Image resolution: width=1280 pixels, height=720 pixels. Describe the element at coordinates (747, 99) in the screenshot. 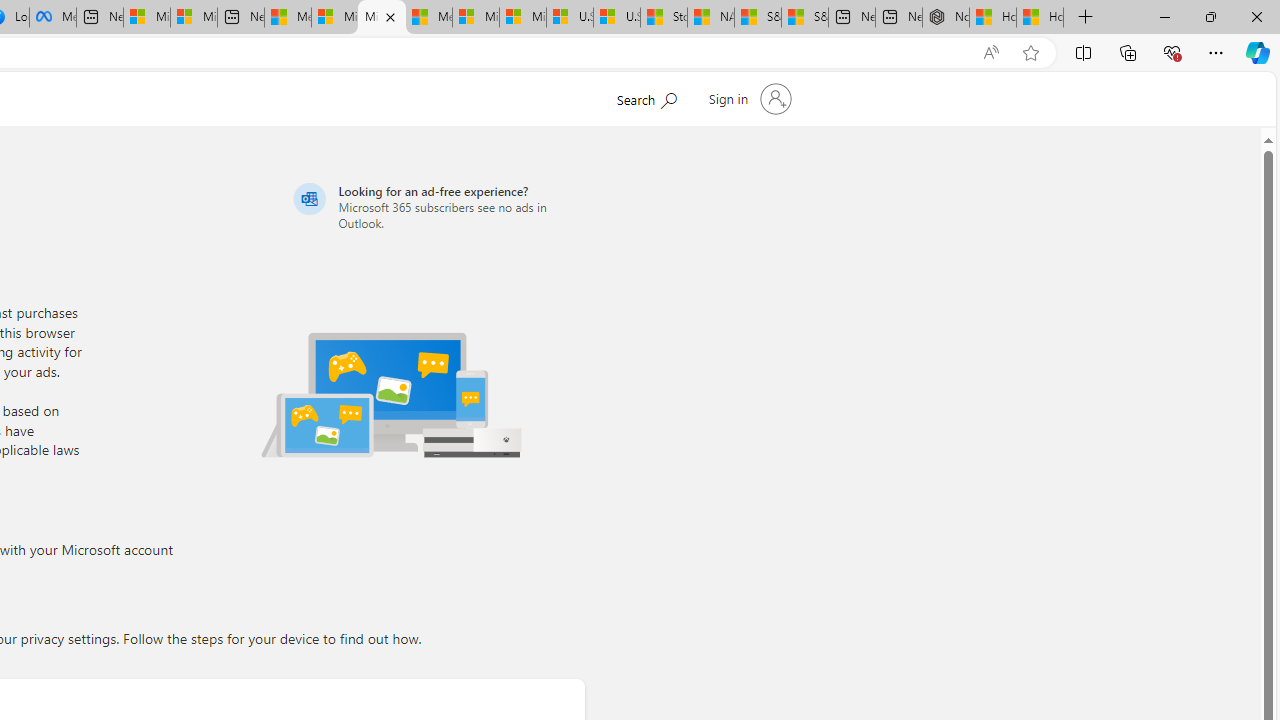

I see `'Sign in to your account'` at that location.